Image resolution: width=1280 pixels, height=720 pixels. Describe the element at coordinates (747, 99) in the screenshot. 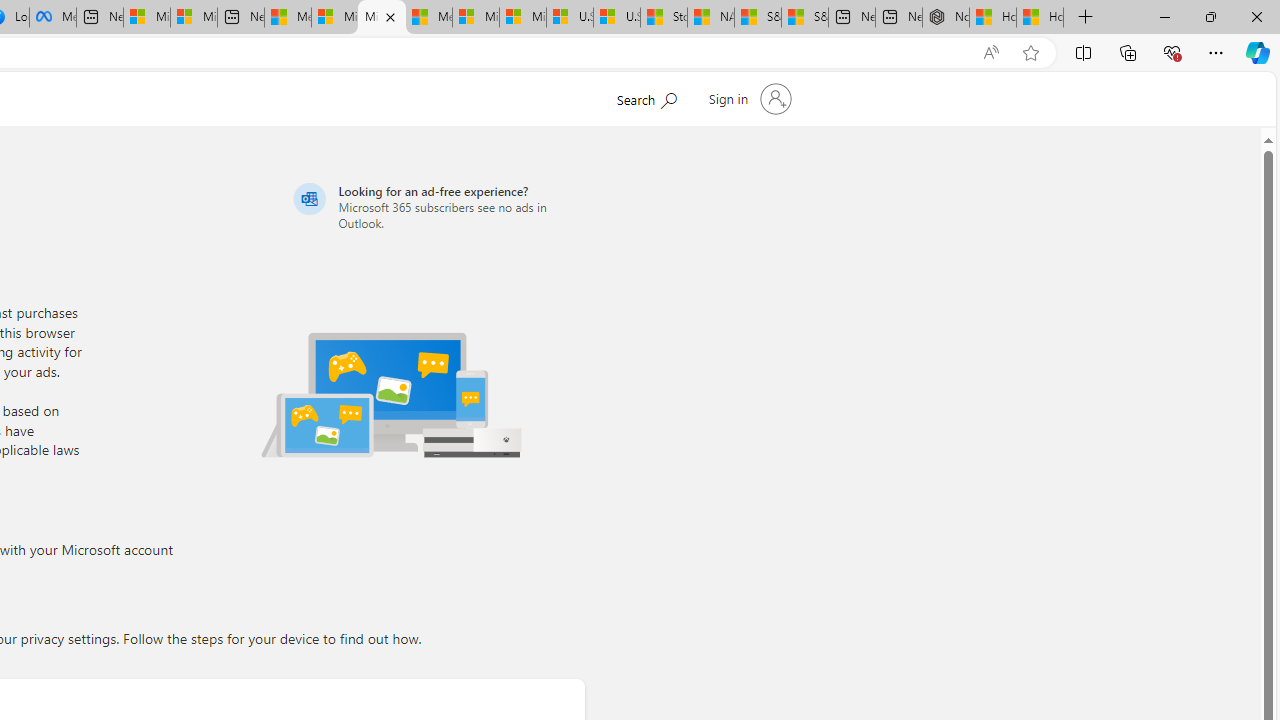

I see `'Sign in to your account'` at that location.